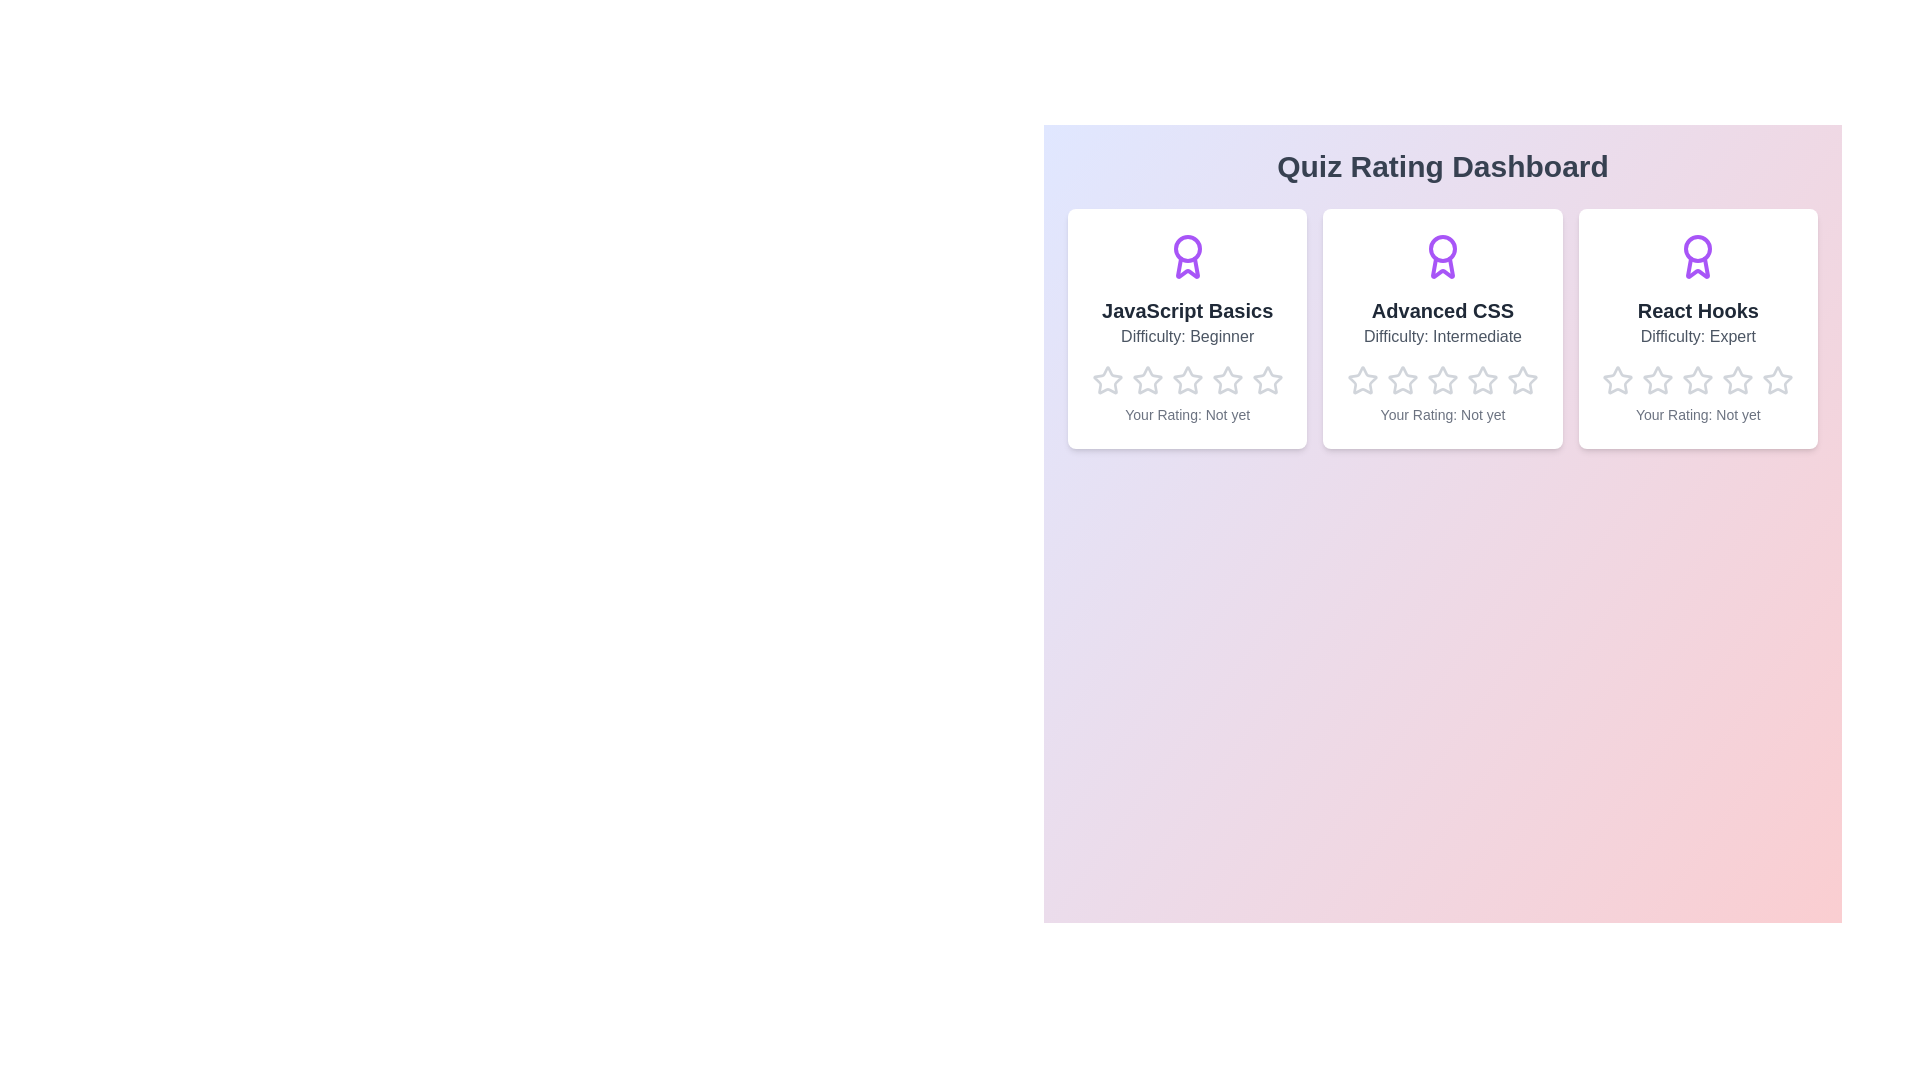 The height and width of the screenshot is (1080, 1920). What do you see at coordinates (1131, 365) in the screenshot?
I see `the star corresponding to the rating 2 for the quiz JavaScript Basics` at bounding box center [1131, 365].